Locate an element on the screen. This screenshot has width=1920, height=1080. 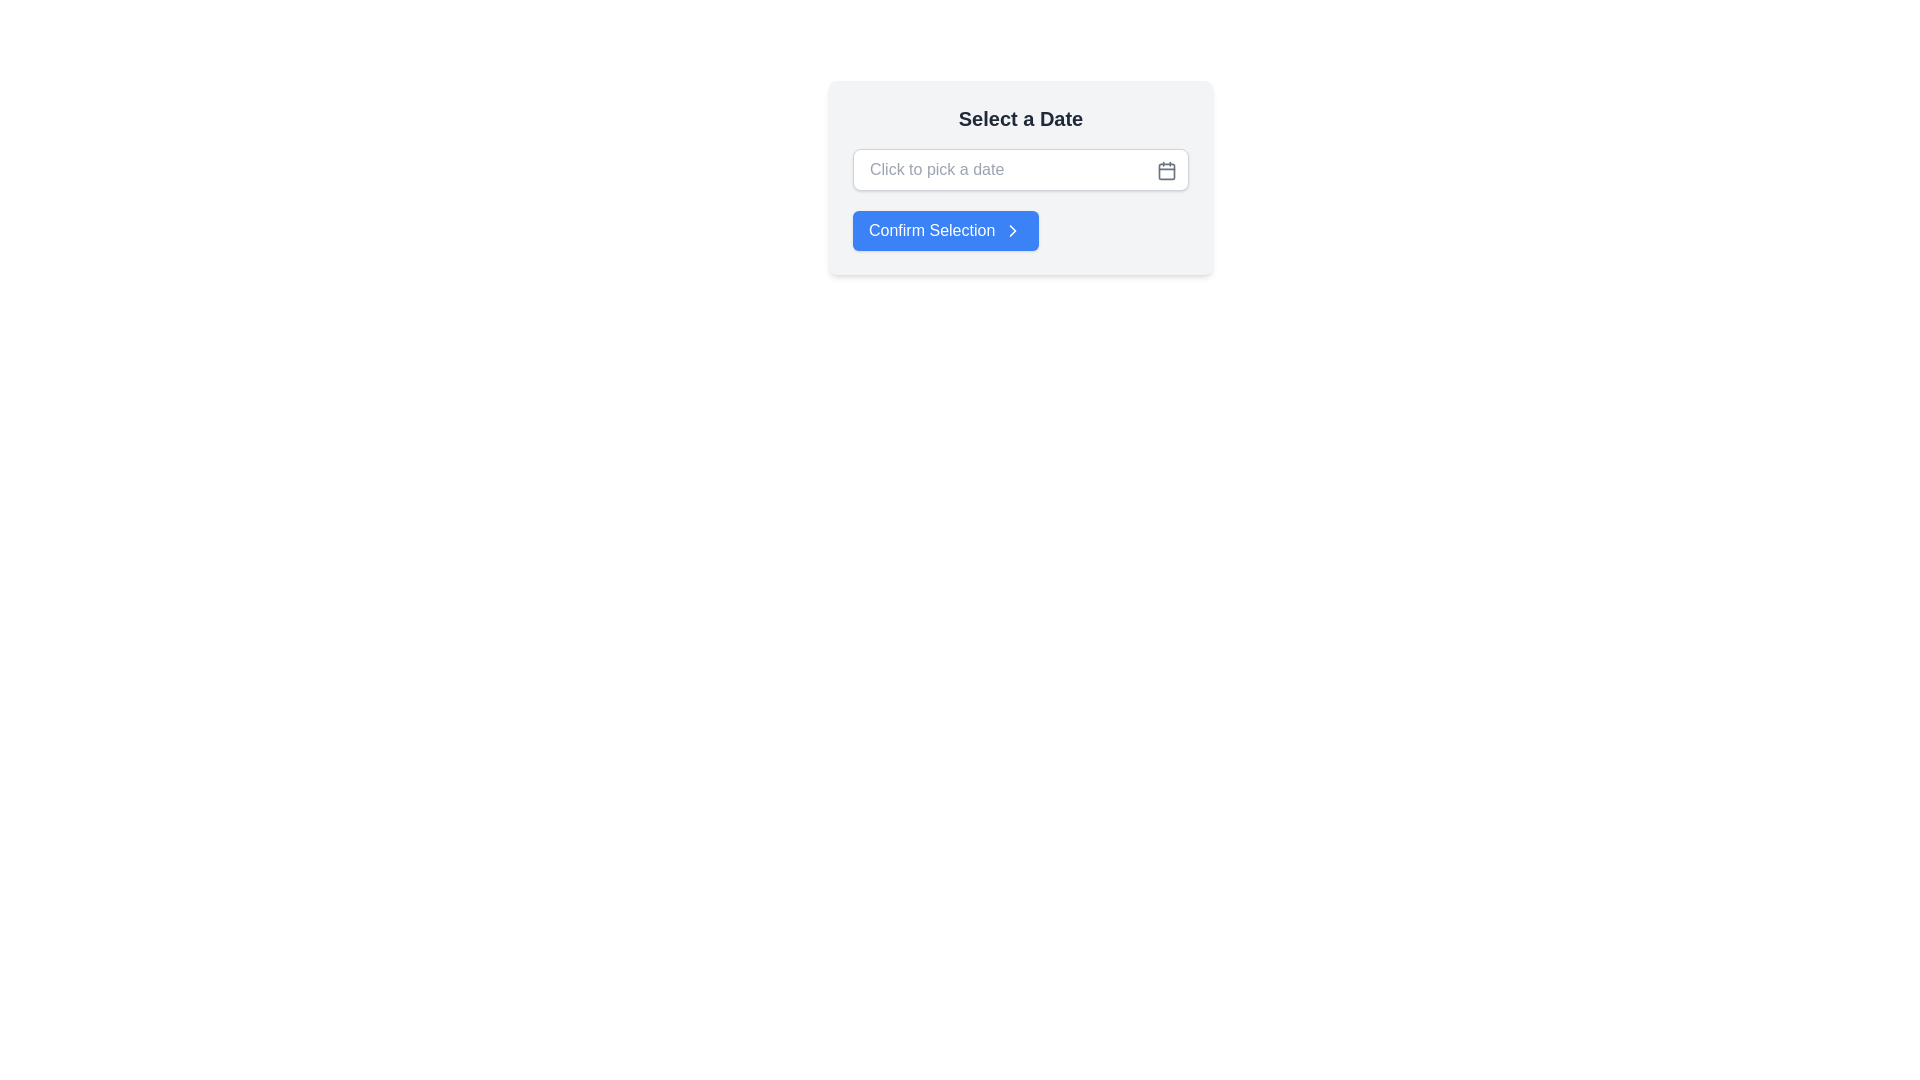
the confirmation button located below the date picker input field is located at coordinates (945, 230).